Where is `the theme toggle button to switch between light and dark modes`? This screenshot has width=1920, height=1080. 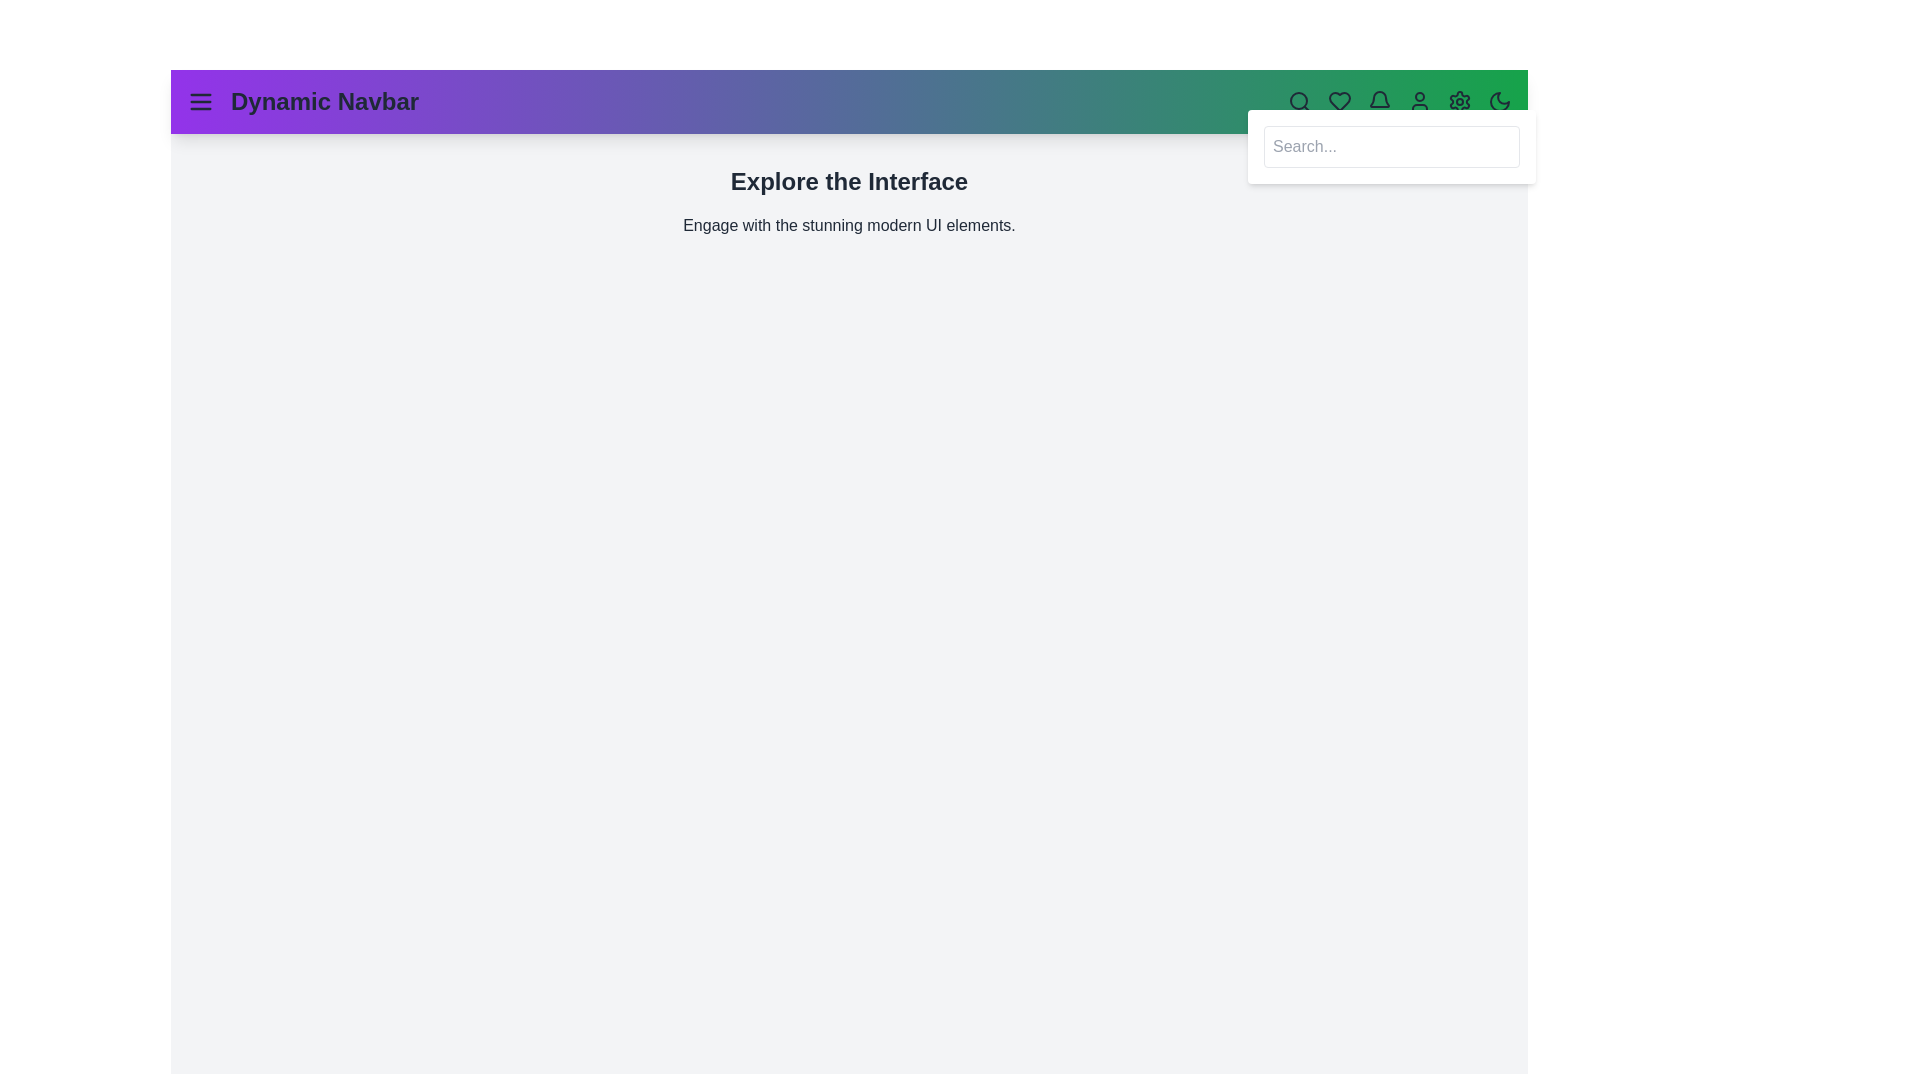 the theme toggle button to switch between light and dark modes is located at coordinates (1499, 101).